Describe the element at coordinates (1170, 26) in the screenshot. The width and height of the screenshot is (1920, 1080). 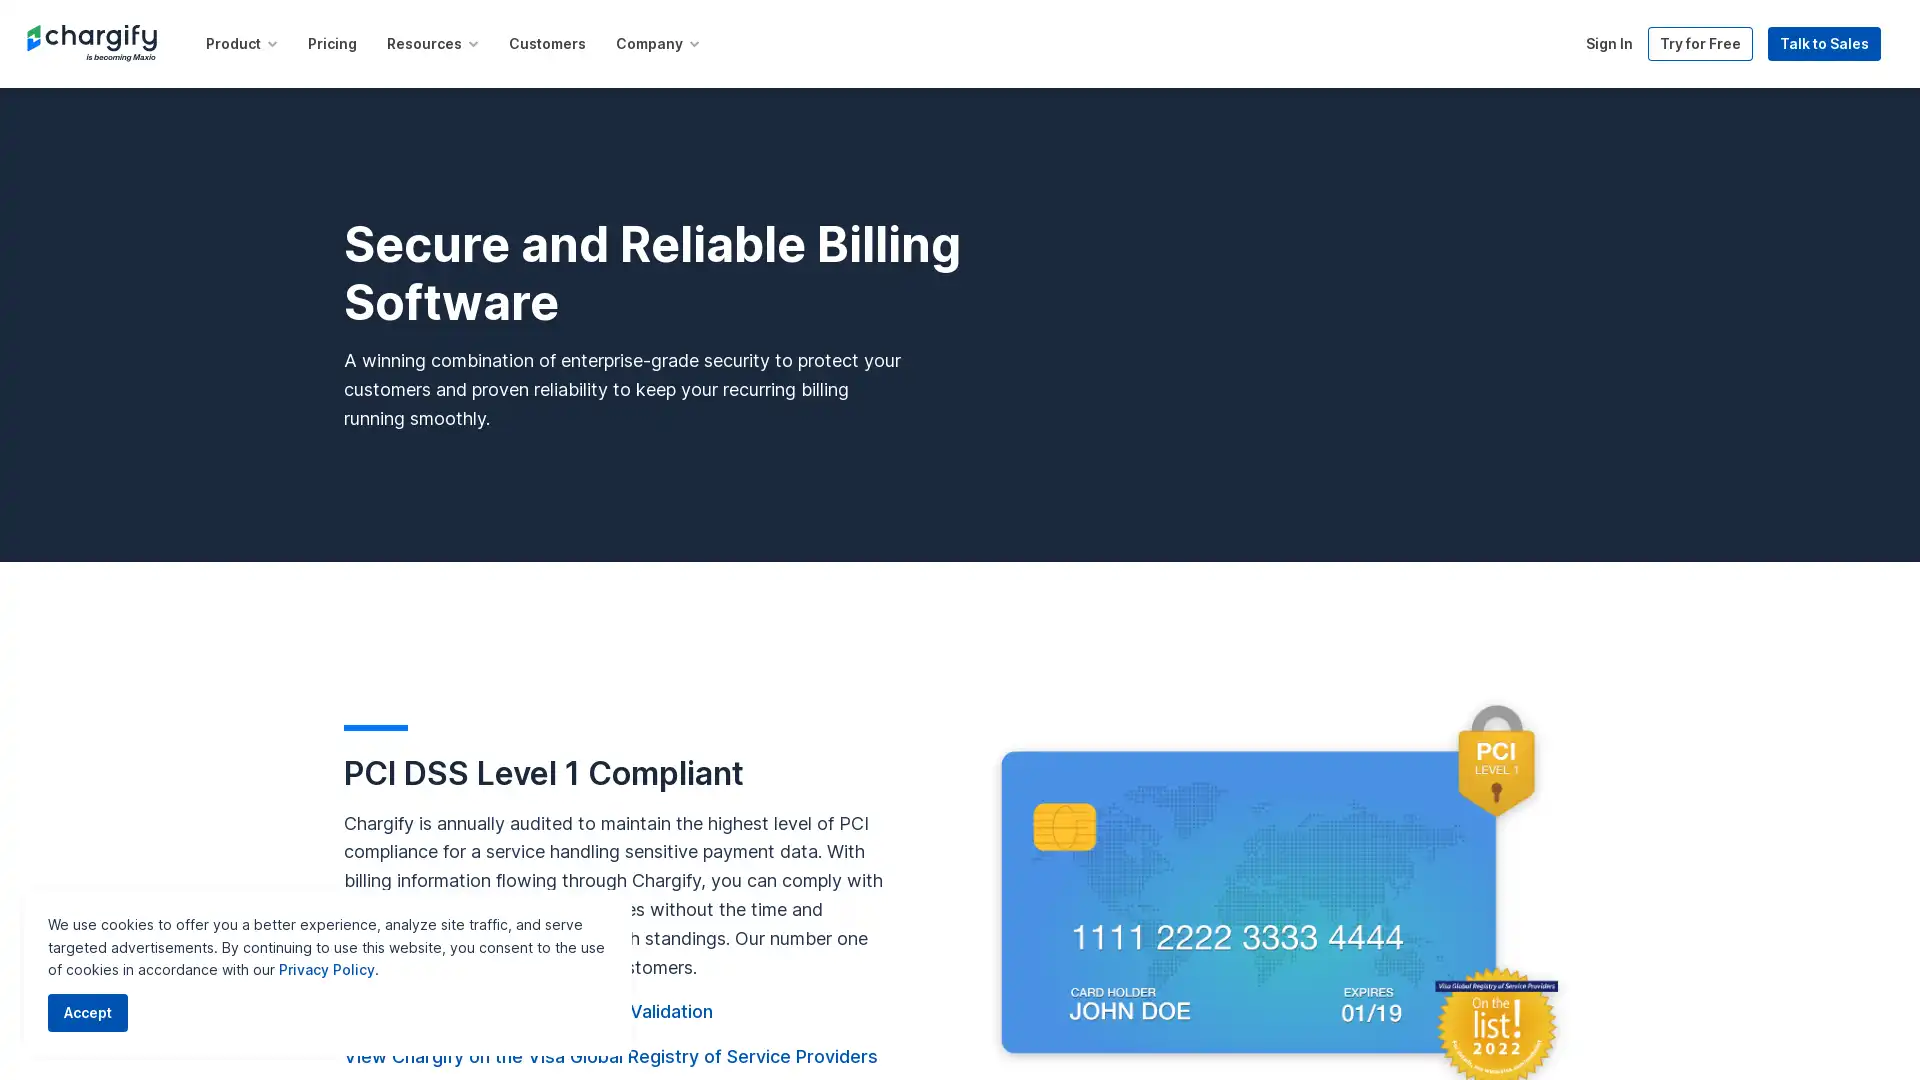
I see `Learn More` at that location.